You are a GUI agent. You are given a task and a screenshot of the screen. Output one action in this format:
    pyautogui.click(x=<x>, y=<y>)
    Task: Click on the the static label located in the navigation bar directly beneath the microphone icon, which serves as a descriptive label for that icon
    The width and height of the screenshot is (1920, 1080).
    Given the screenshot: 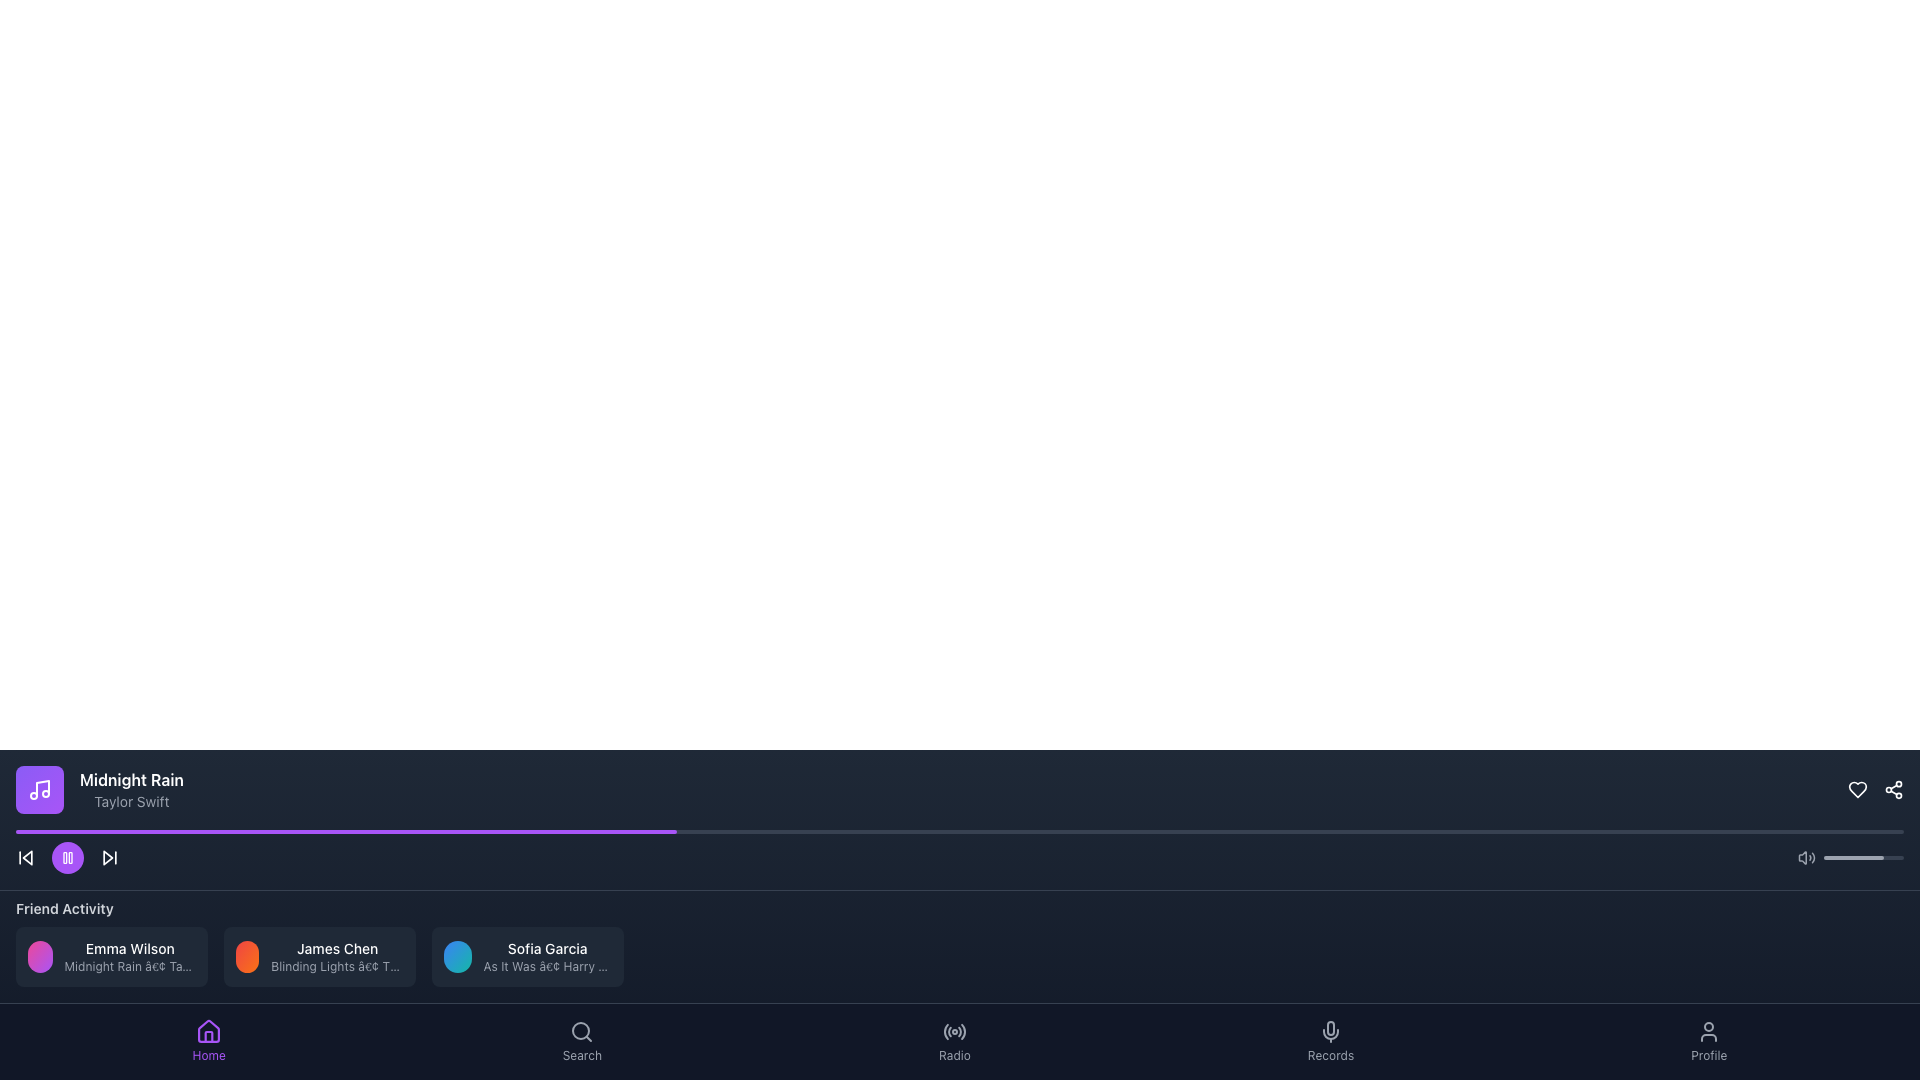 What is the action you would take?
    pyautogui.click(x=1330, y=1055)
    